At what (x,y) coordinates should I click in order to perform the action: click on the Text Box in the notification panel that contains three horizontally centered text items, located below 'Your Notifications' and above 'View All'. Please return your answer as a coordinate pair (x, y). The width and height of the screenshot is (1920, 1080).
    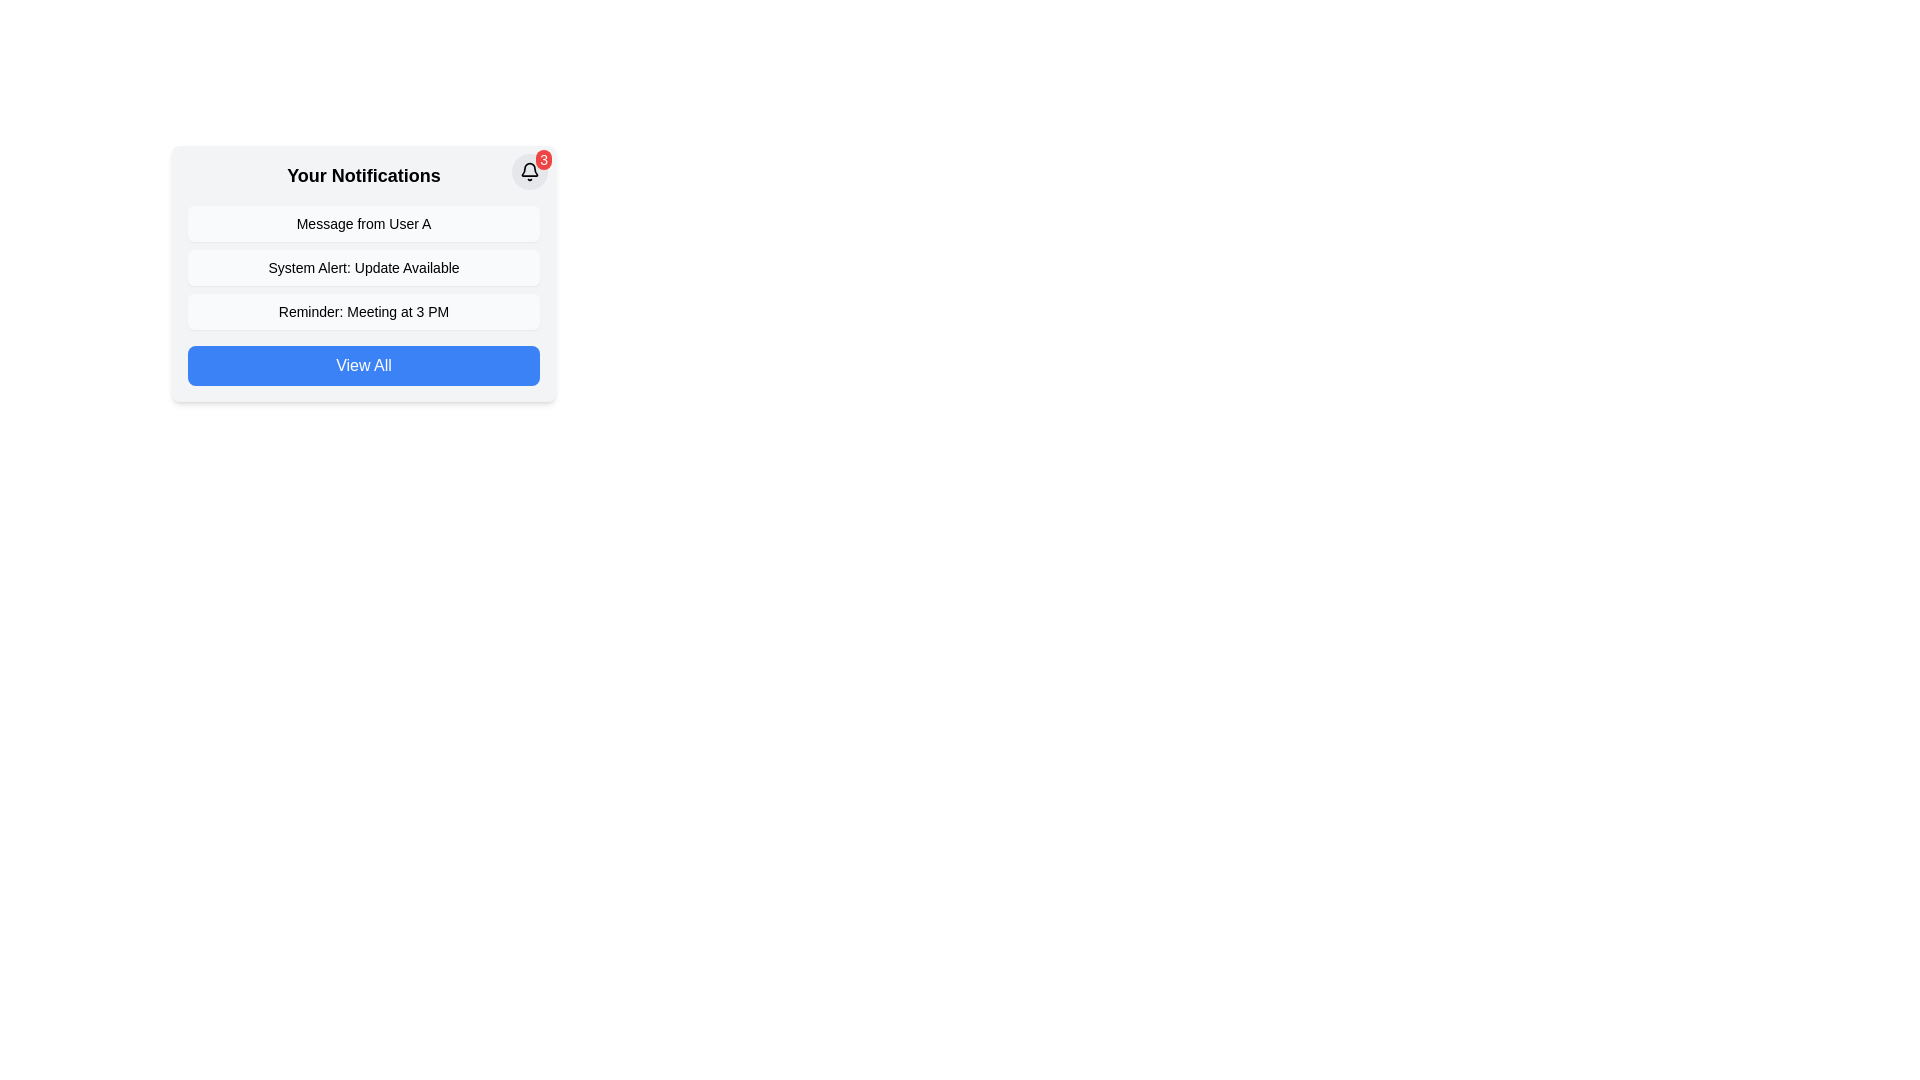
    Looking at the image, I should click on (364, 266).